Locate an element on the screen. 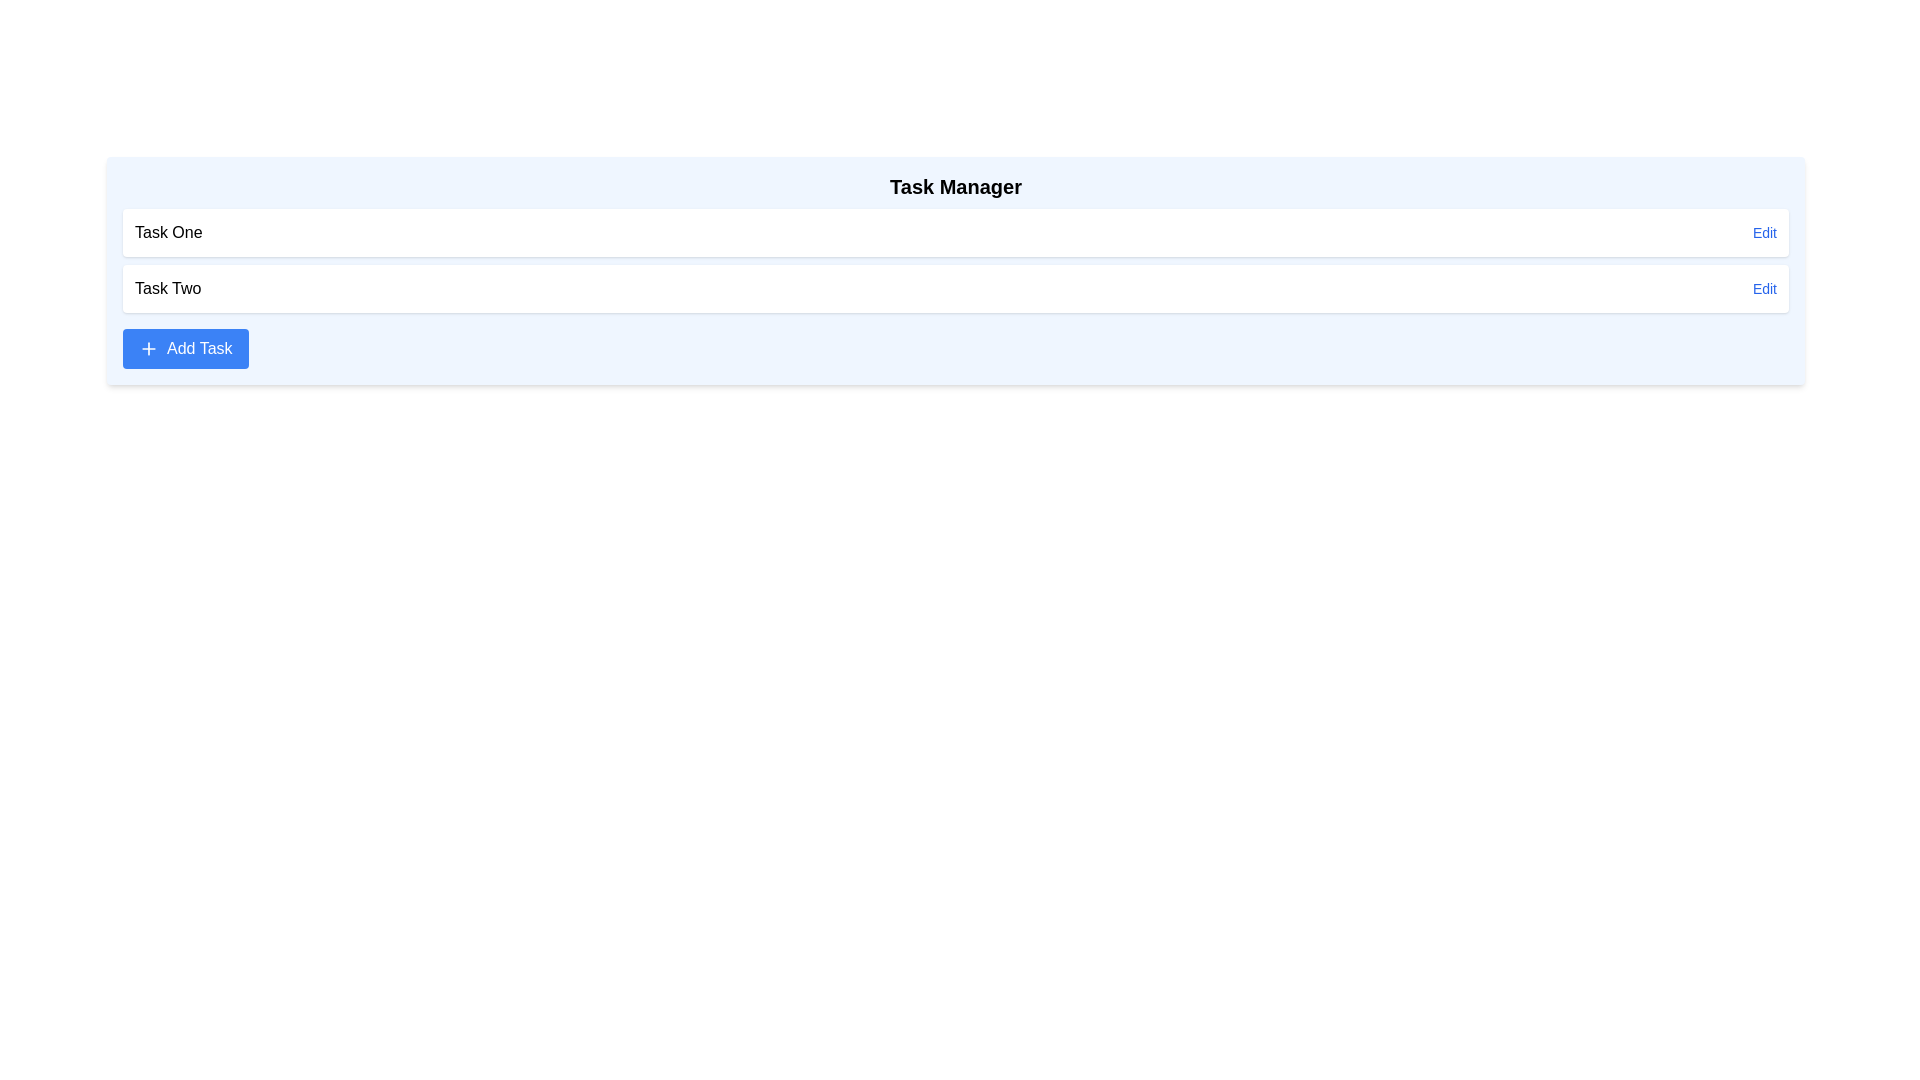  the text label that says 'Task One', which is displayed in black text on a white background, located in the top row of a task list to the left of the 'Edit' link is located at coordinates (168, 231).